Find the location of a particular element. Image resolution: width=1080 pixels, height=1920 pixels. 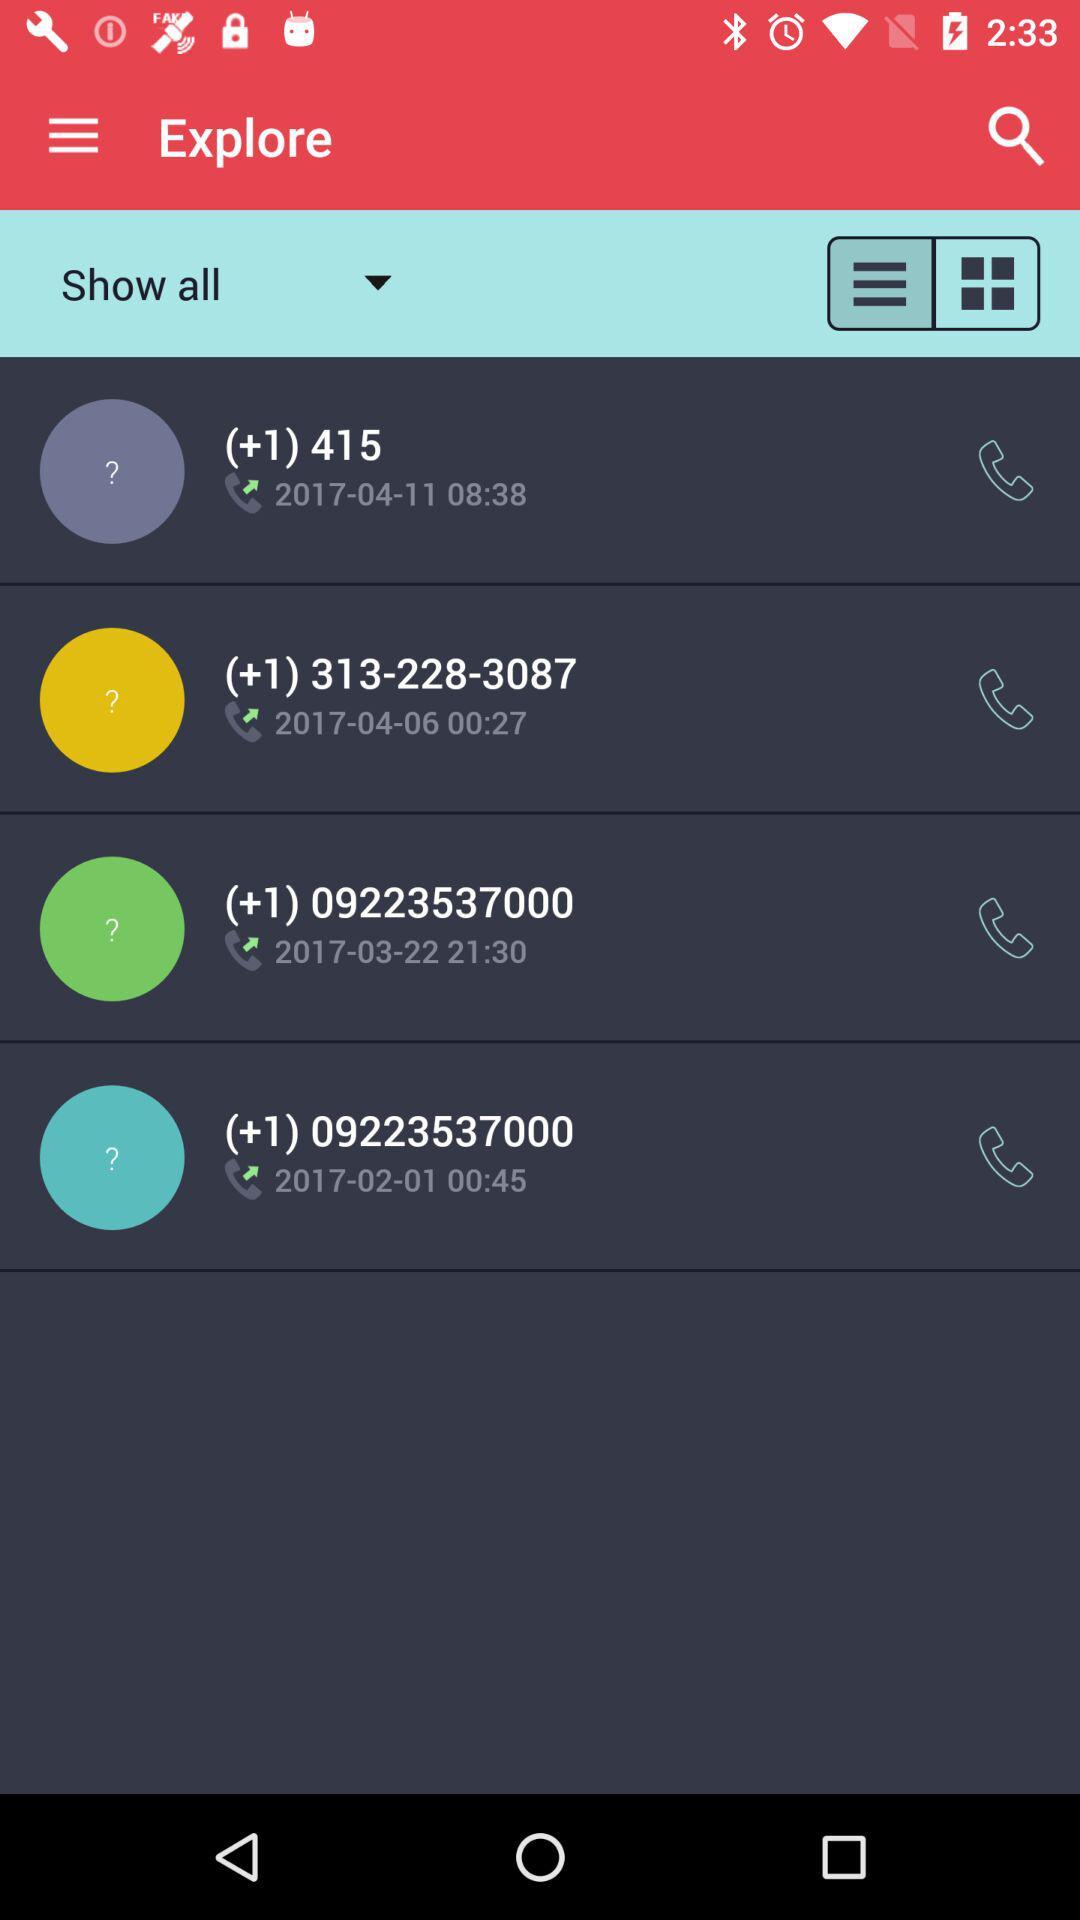

the dashboard icon is located at coordinates (986, 282).